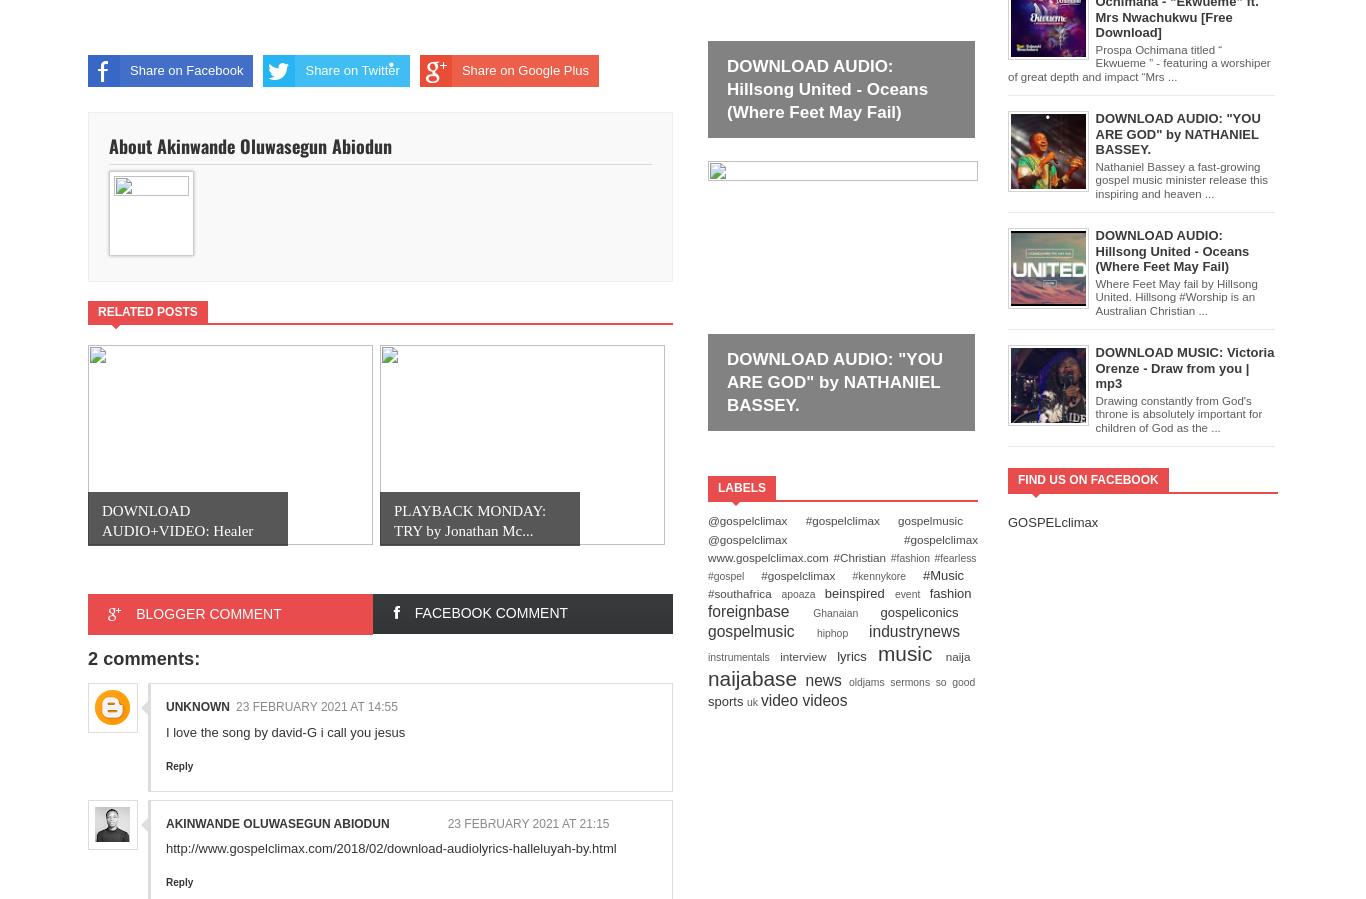 The height and width of the screenshot is (899, 1366). I want to click on 'music', so click(911, 651).